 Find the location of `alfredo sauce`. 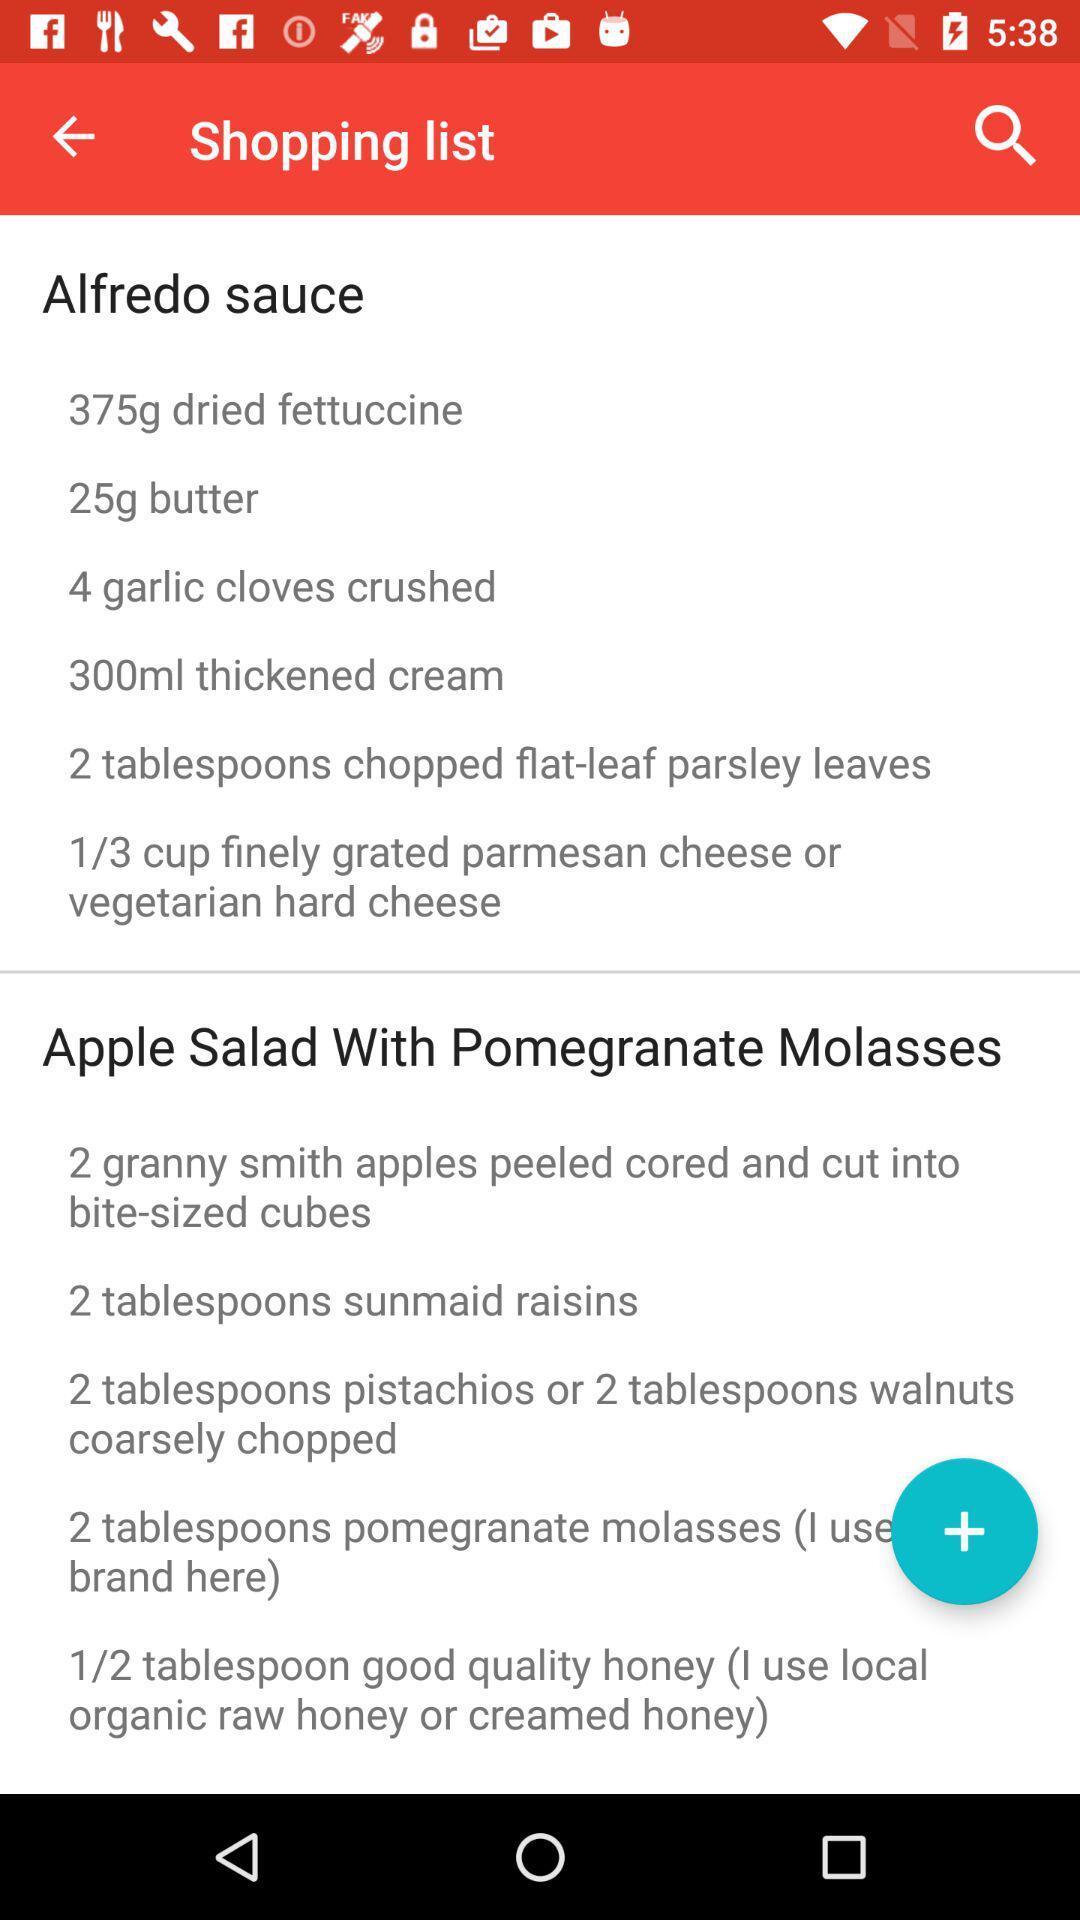

alfredo sauce is located at coordinates (203, 291).